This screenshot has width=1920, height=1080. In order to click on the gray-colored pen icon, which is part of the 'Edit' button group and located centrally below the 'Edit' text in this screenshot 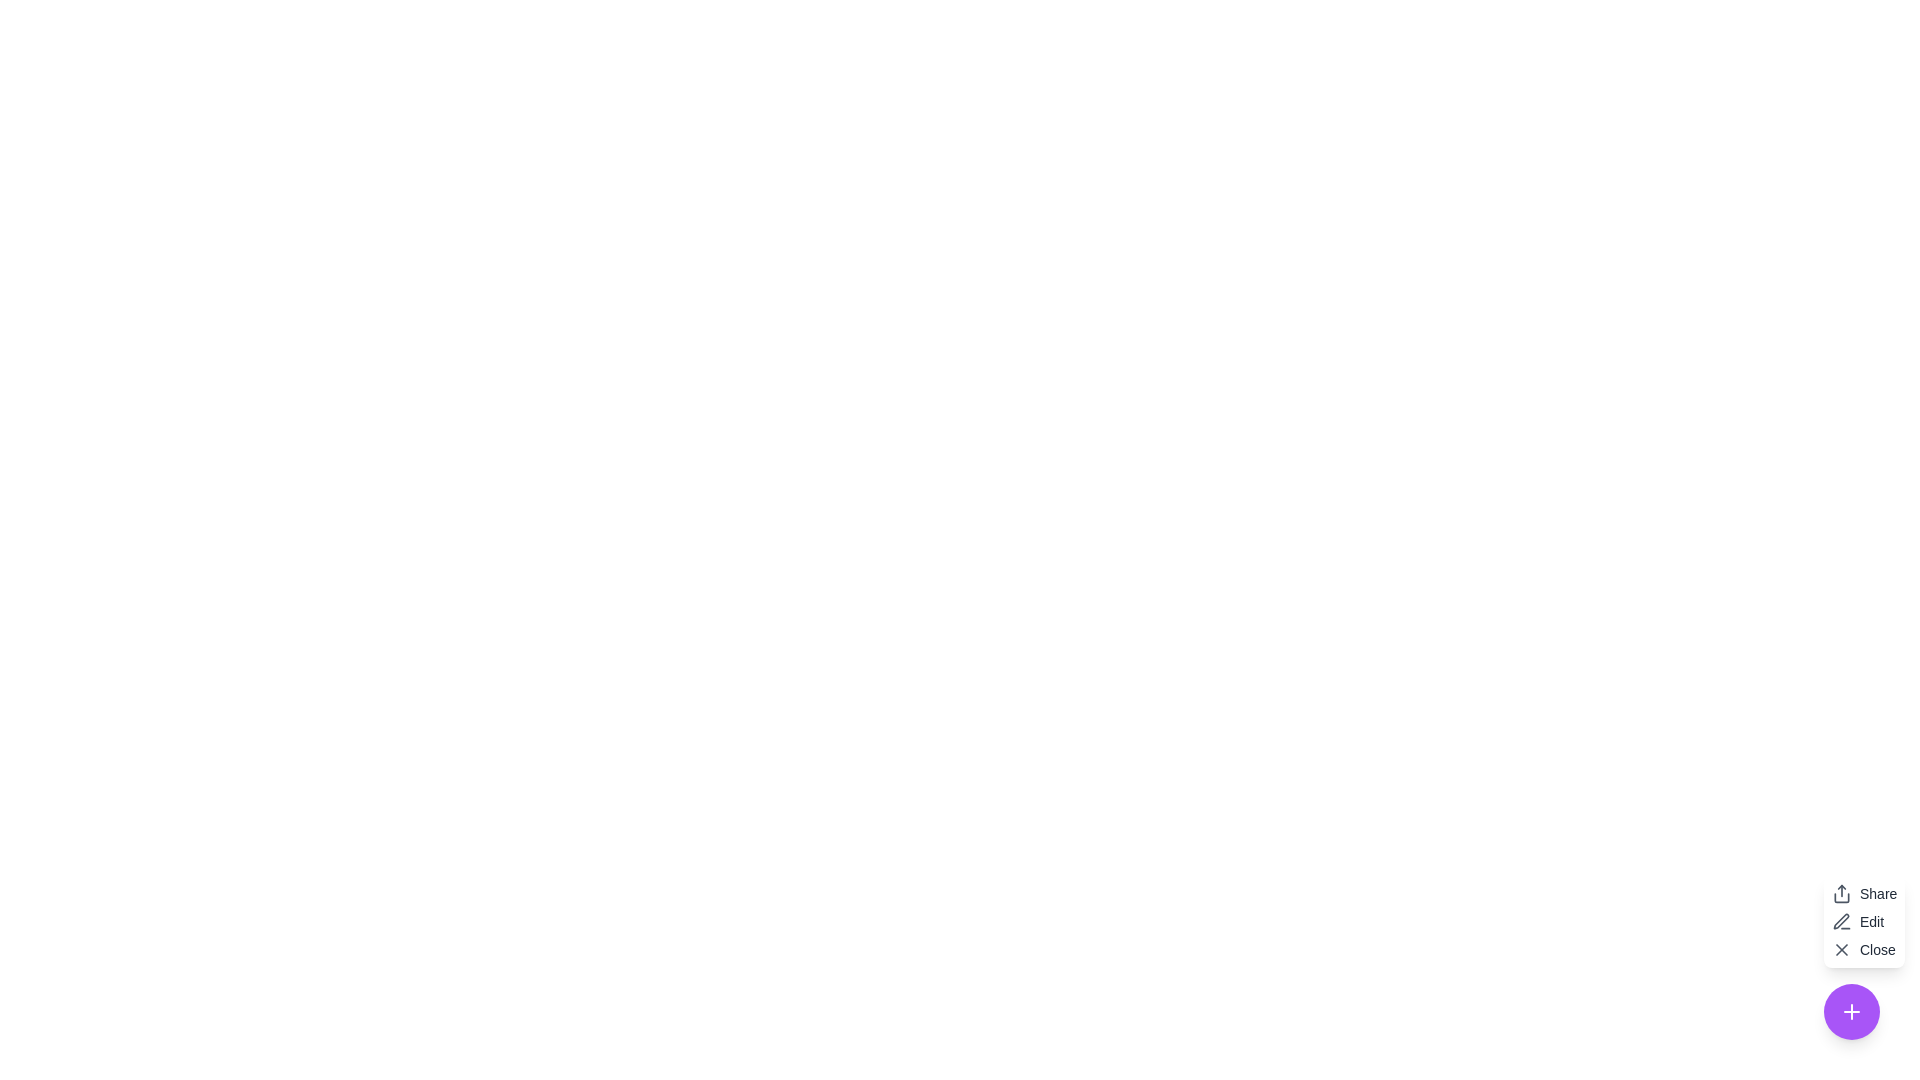, I will do `click(1841, 921)`.